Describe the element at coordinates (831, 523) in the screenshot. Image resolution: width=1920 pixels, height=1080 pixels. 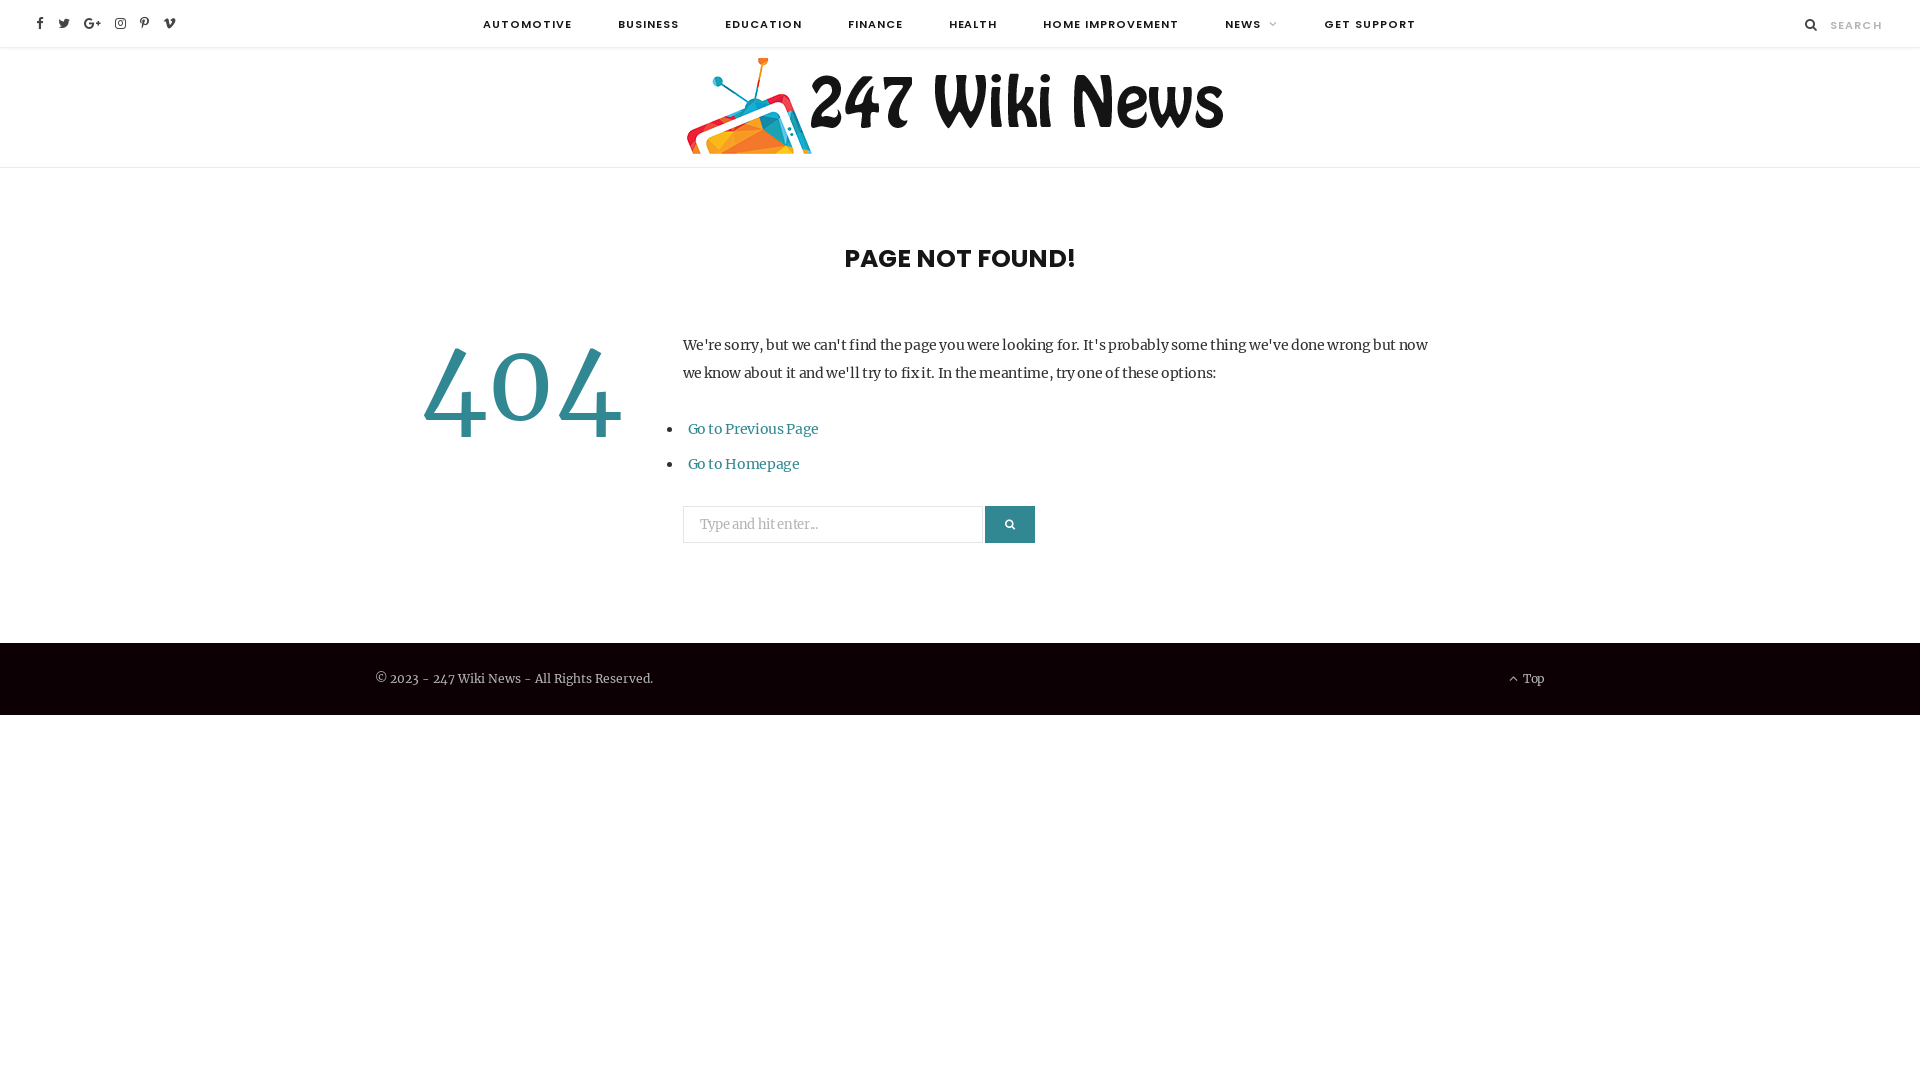
I see `'Search for:'` at that location.